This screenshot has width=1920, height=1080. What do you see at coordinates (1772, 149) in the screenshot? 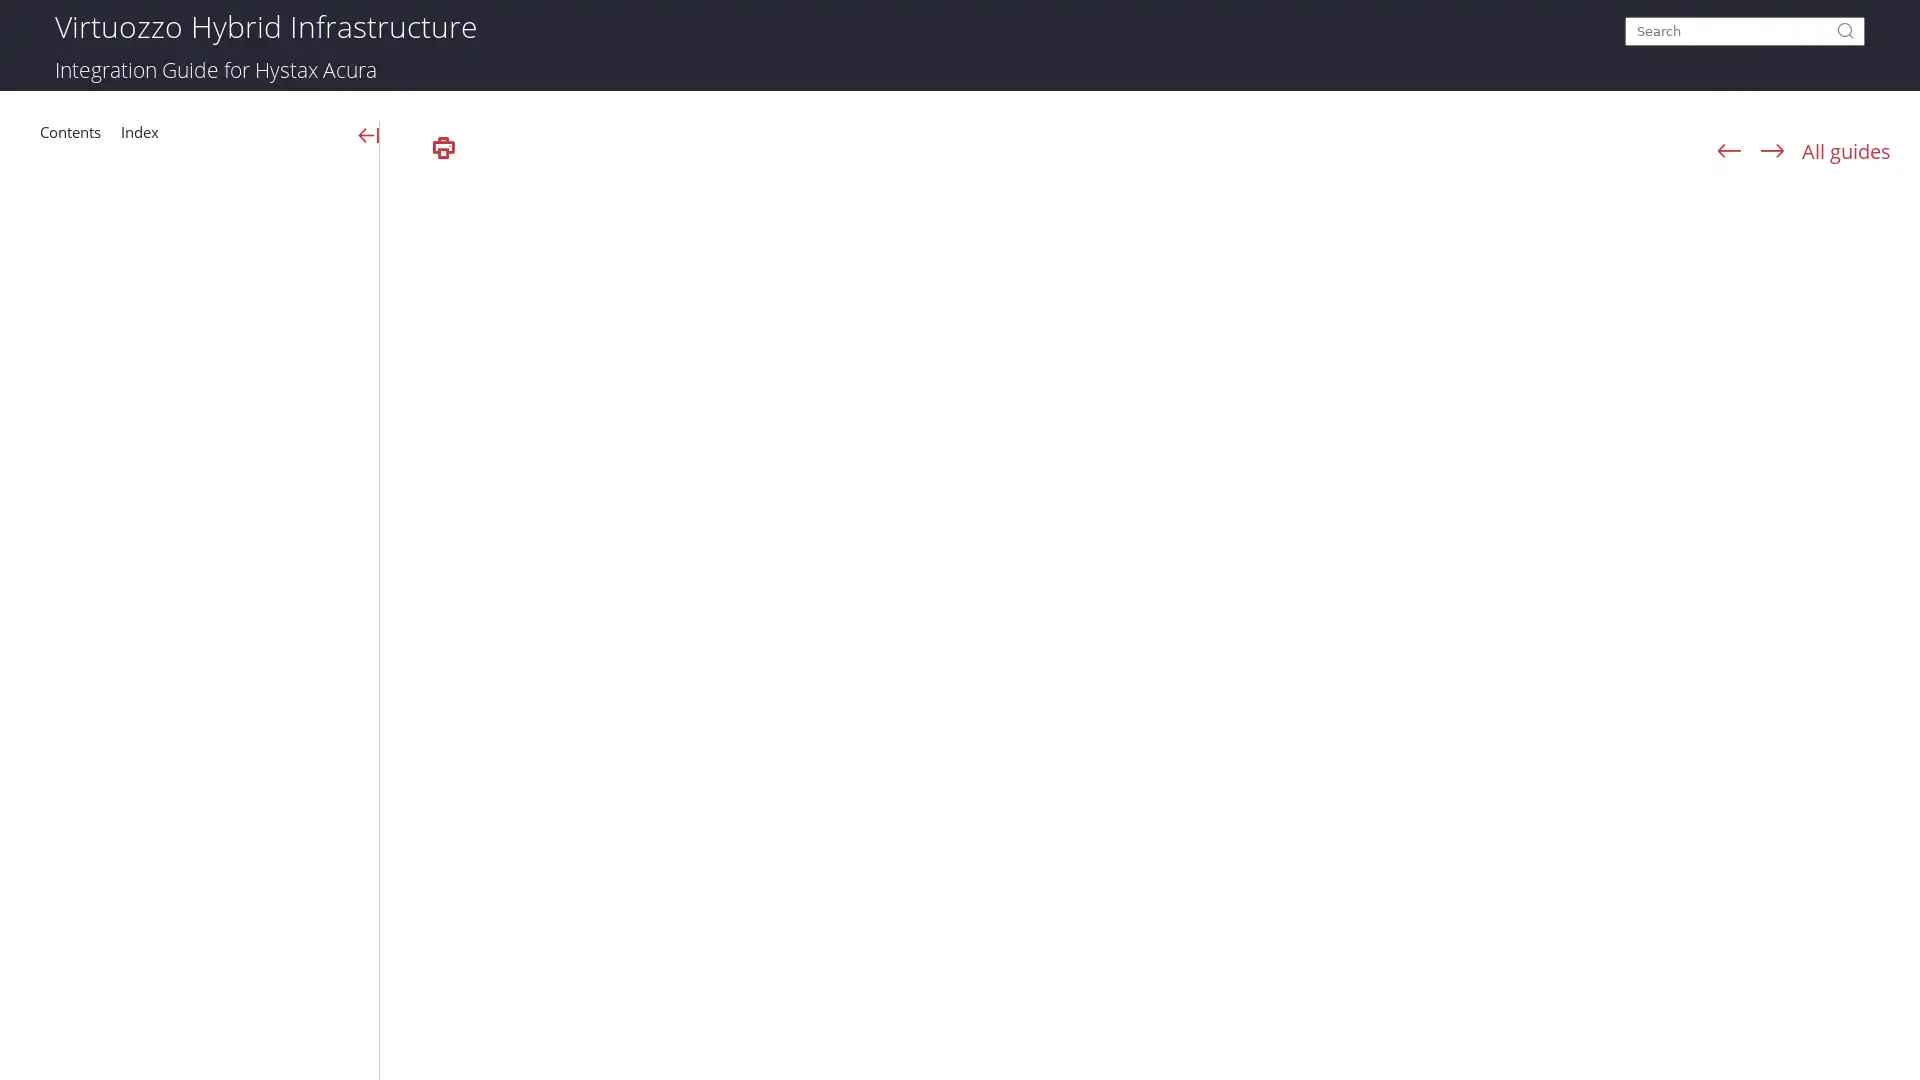
I see `Navigate next` at bounding box center [1772, 149].